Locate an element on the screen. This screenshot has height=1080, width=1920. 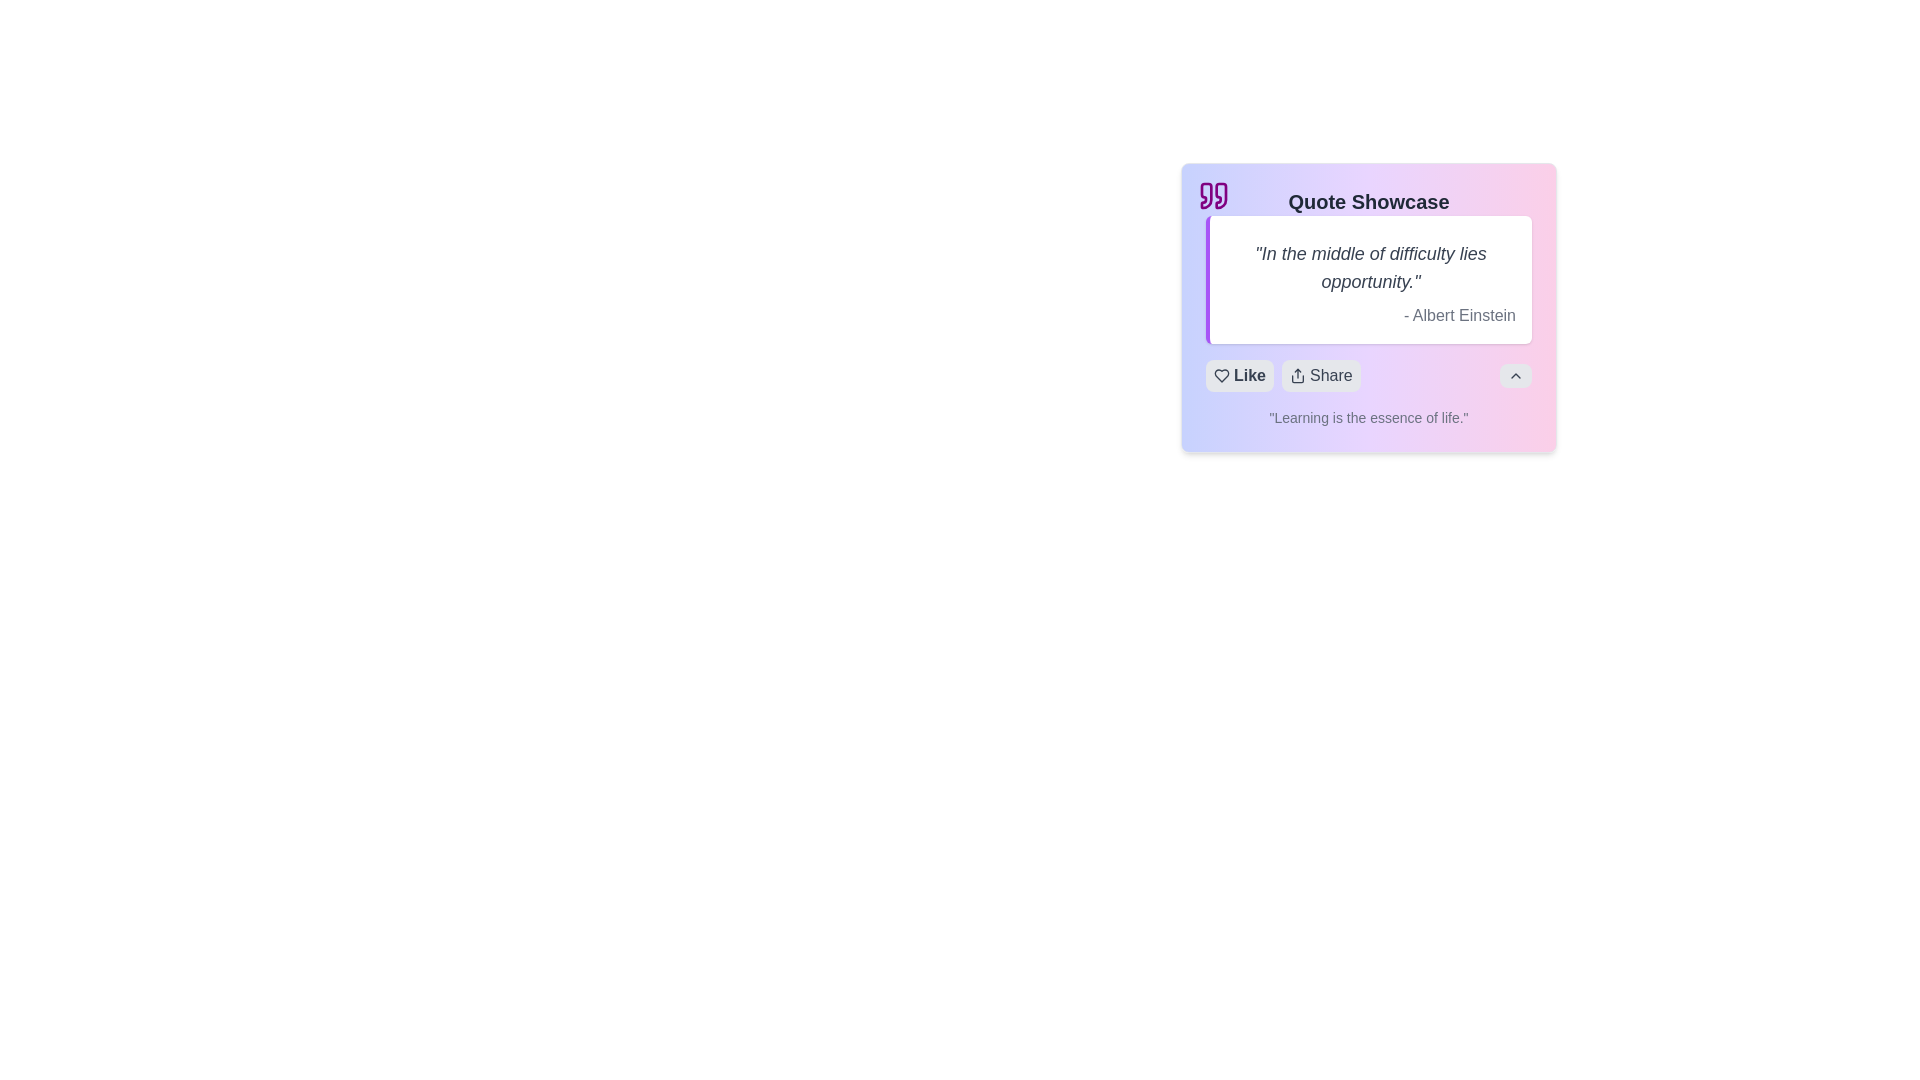
the 'Like' button located at the bottom-left corner of the button group to express approval of the content is located at coordinates (1238, 375).